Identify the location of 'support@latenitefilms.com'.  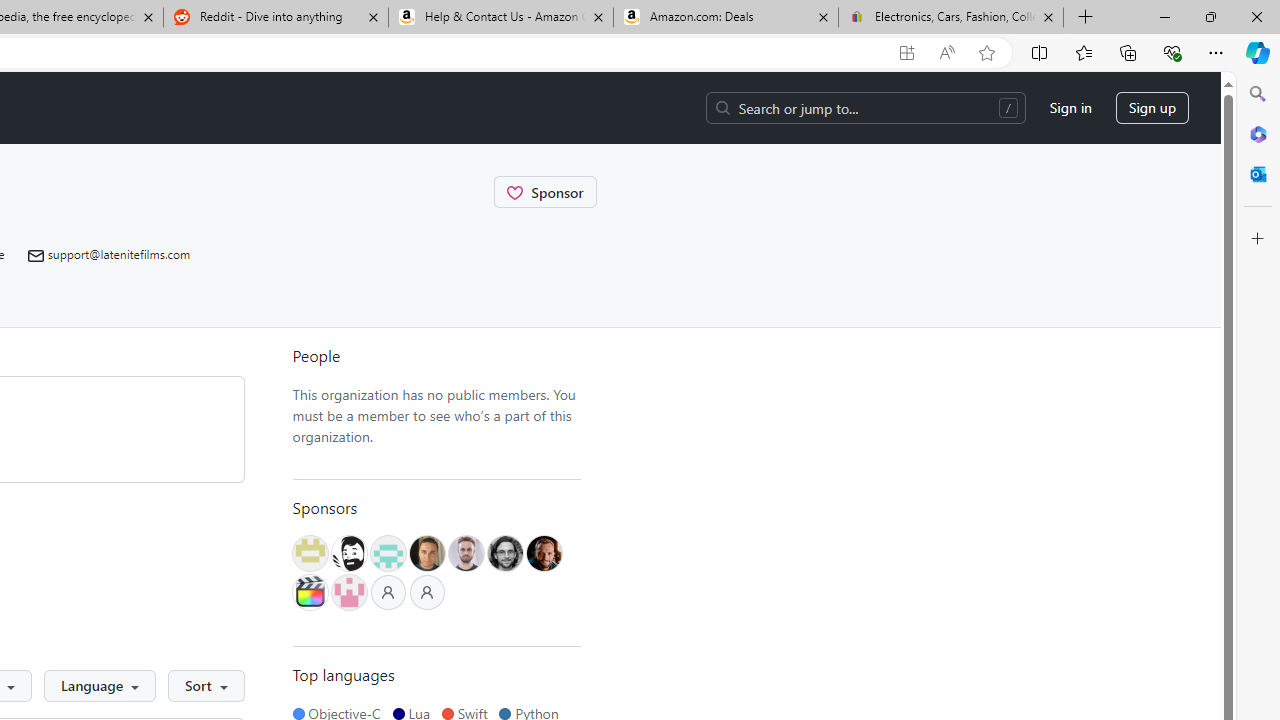
(118, 253).